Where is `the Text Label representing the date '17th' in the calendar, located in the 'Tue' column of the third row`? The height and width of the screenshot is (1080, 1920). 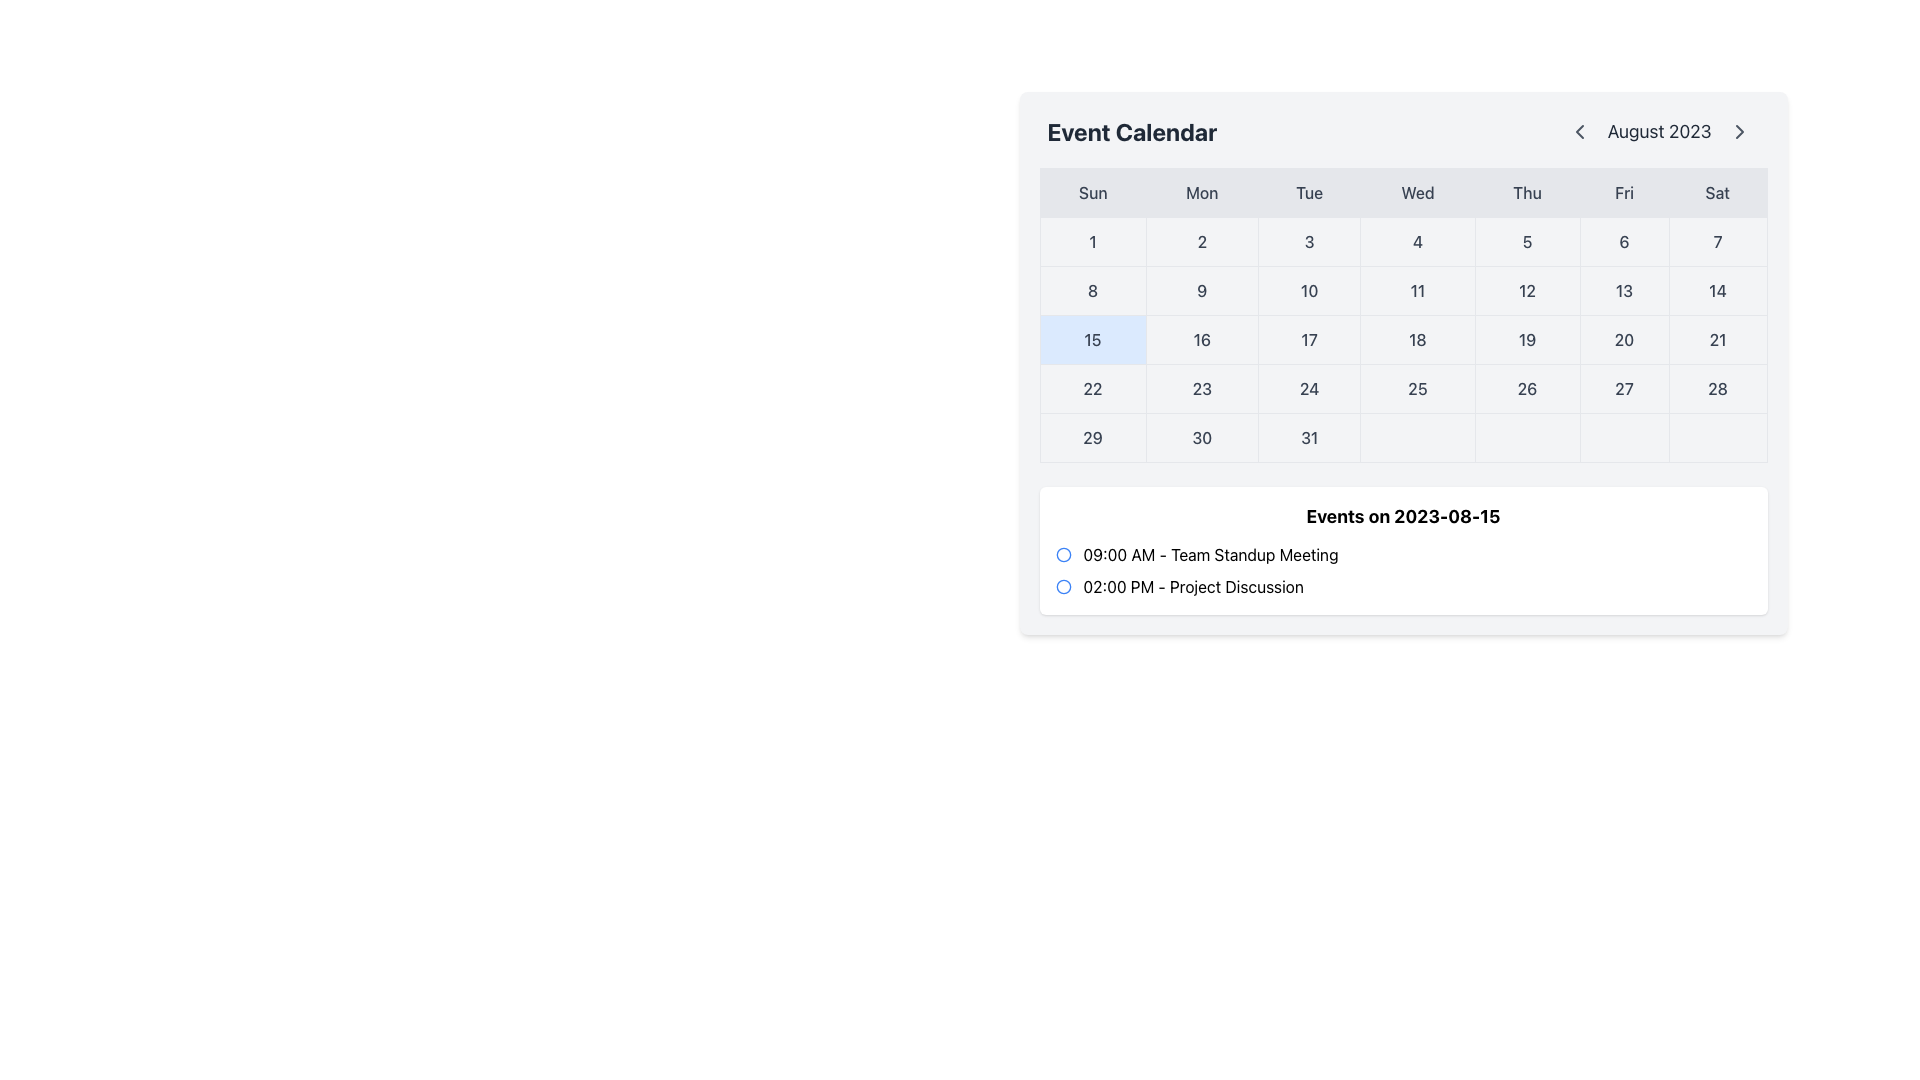
the Text Label representing the date '17th' in the calendar, located in the 'Tue' column of the third row is located at coordinates (1309, 338).